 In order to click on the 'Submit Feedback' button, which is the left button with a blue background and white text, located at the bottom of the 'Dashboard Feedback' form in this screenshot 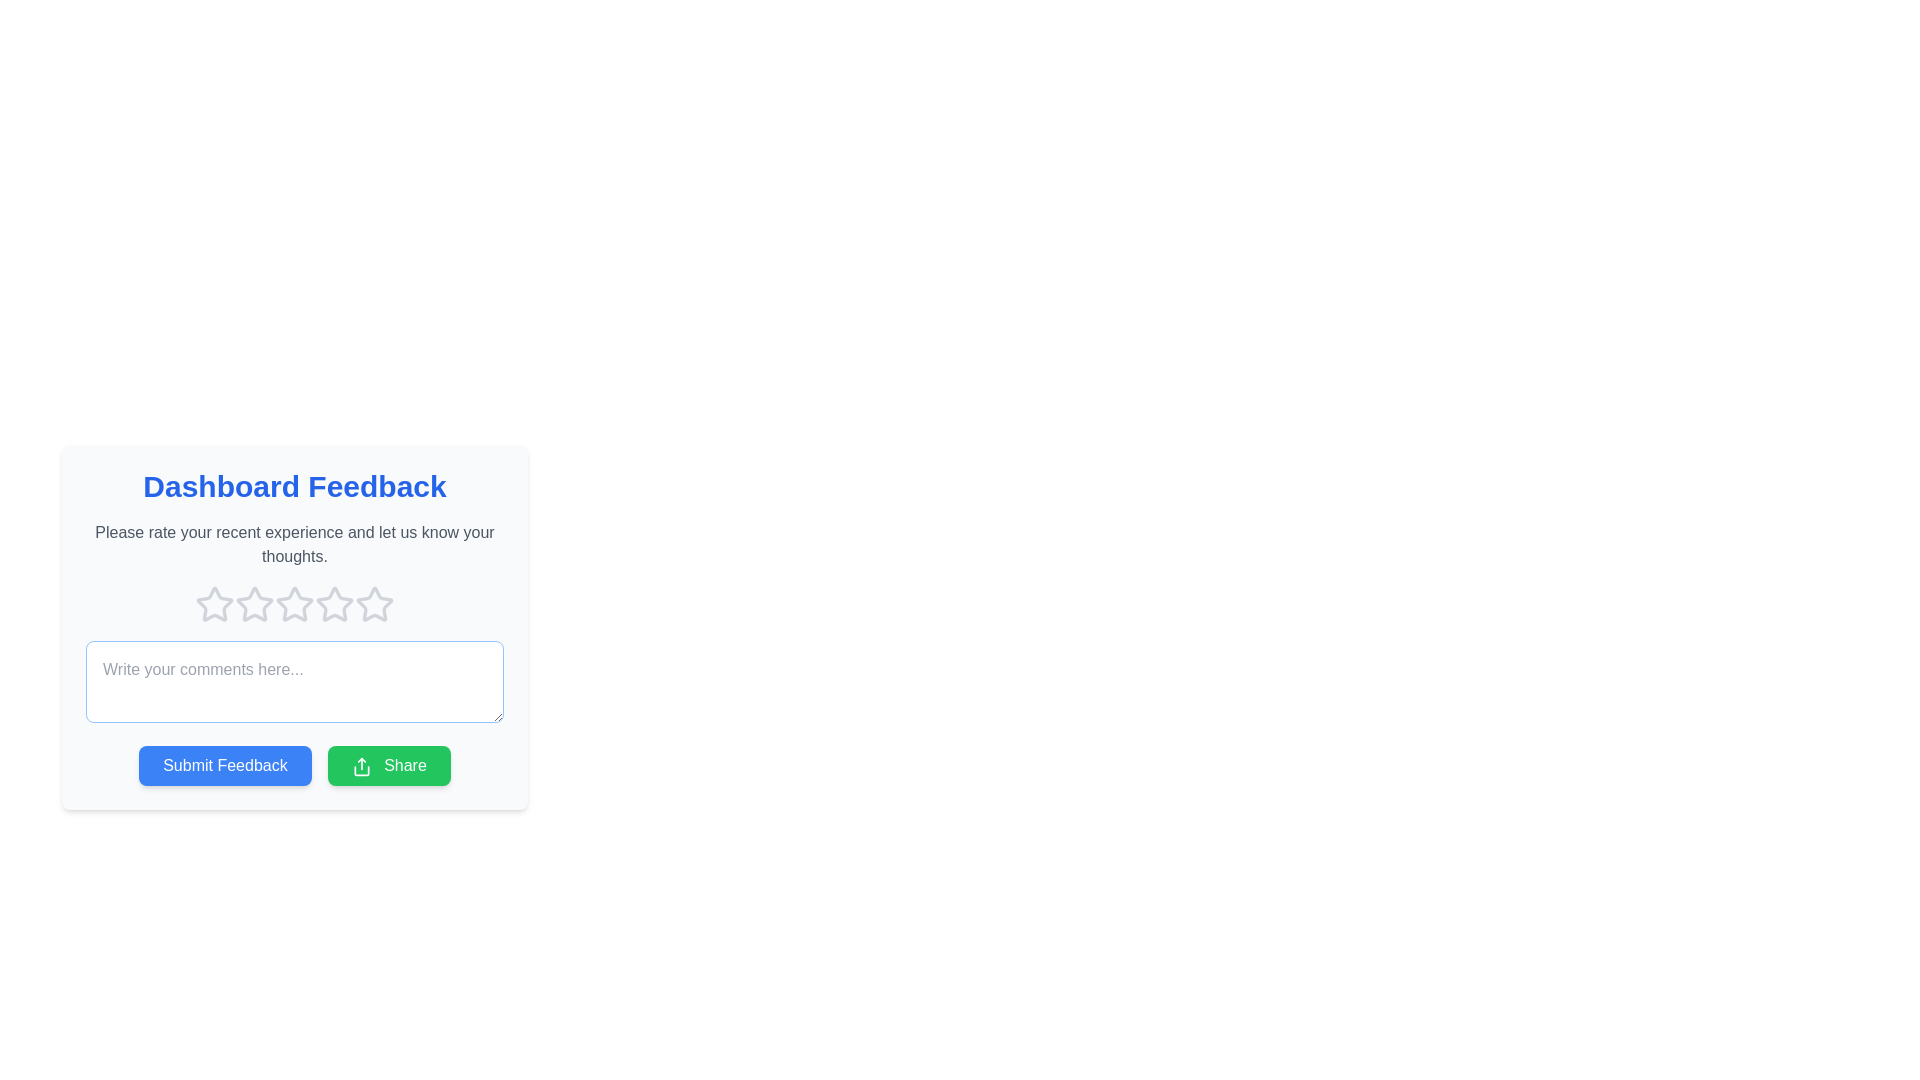, I will do `click(293, 765)`.